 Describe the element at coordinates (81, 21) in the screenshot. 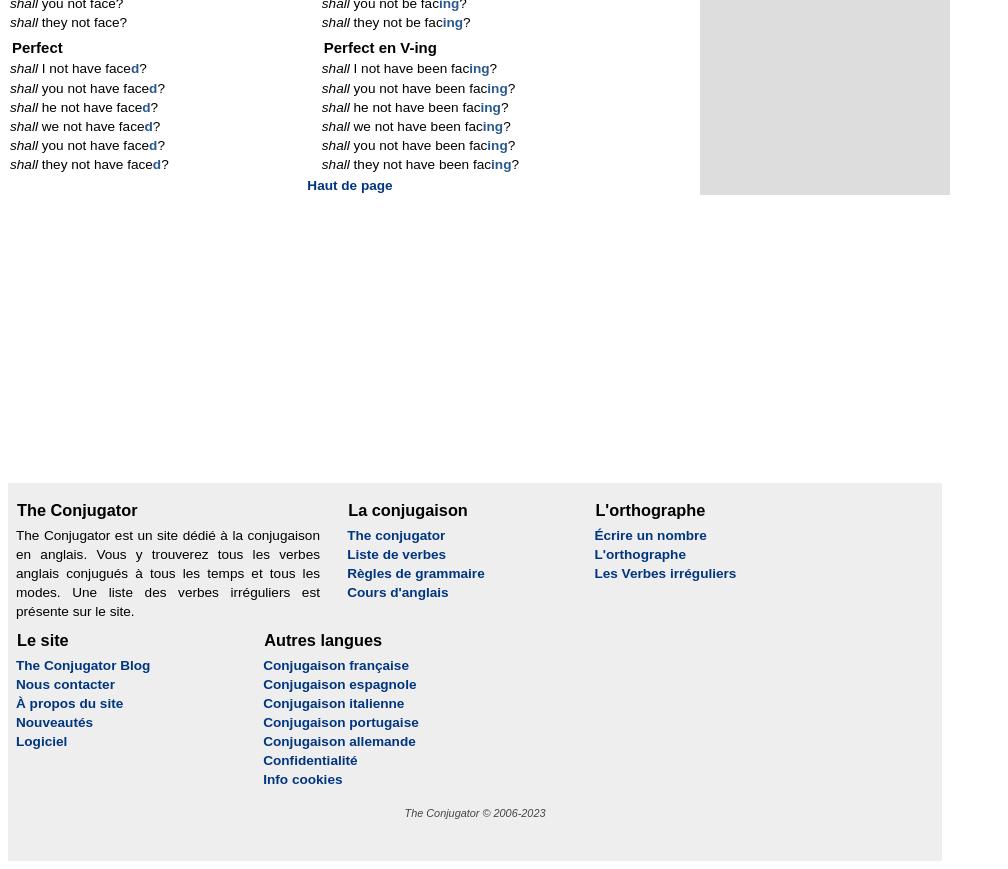

I see `'they not face?'` at that location.